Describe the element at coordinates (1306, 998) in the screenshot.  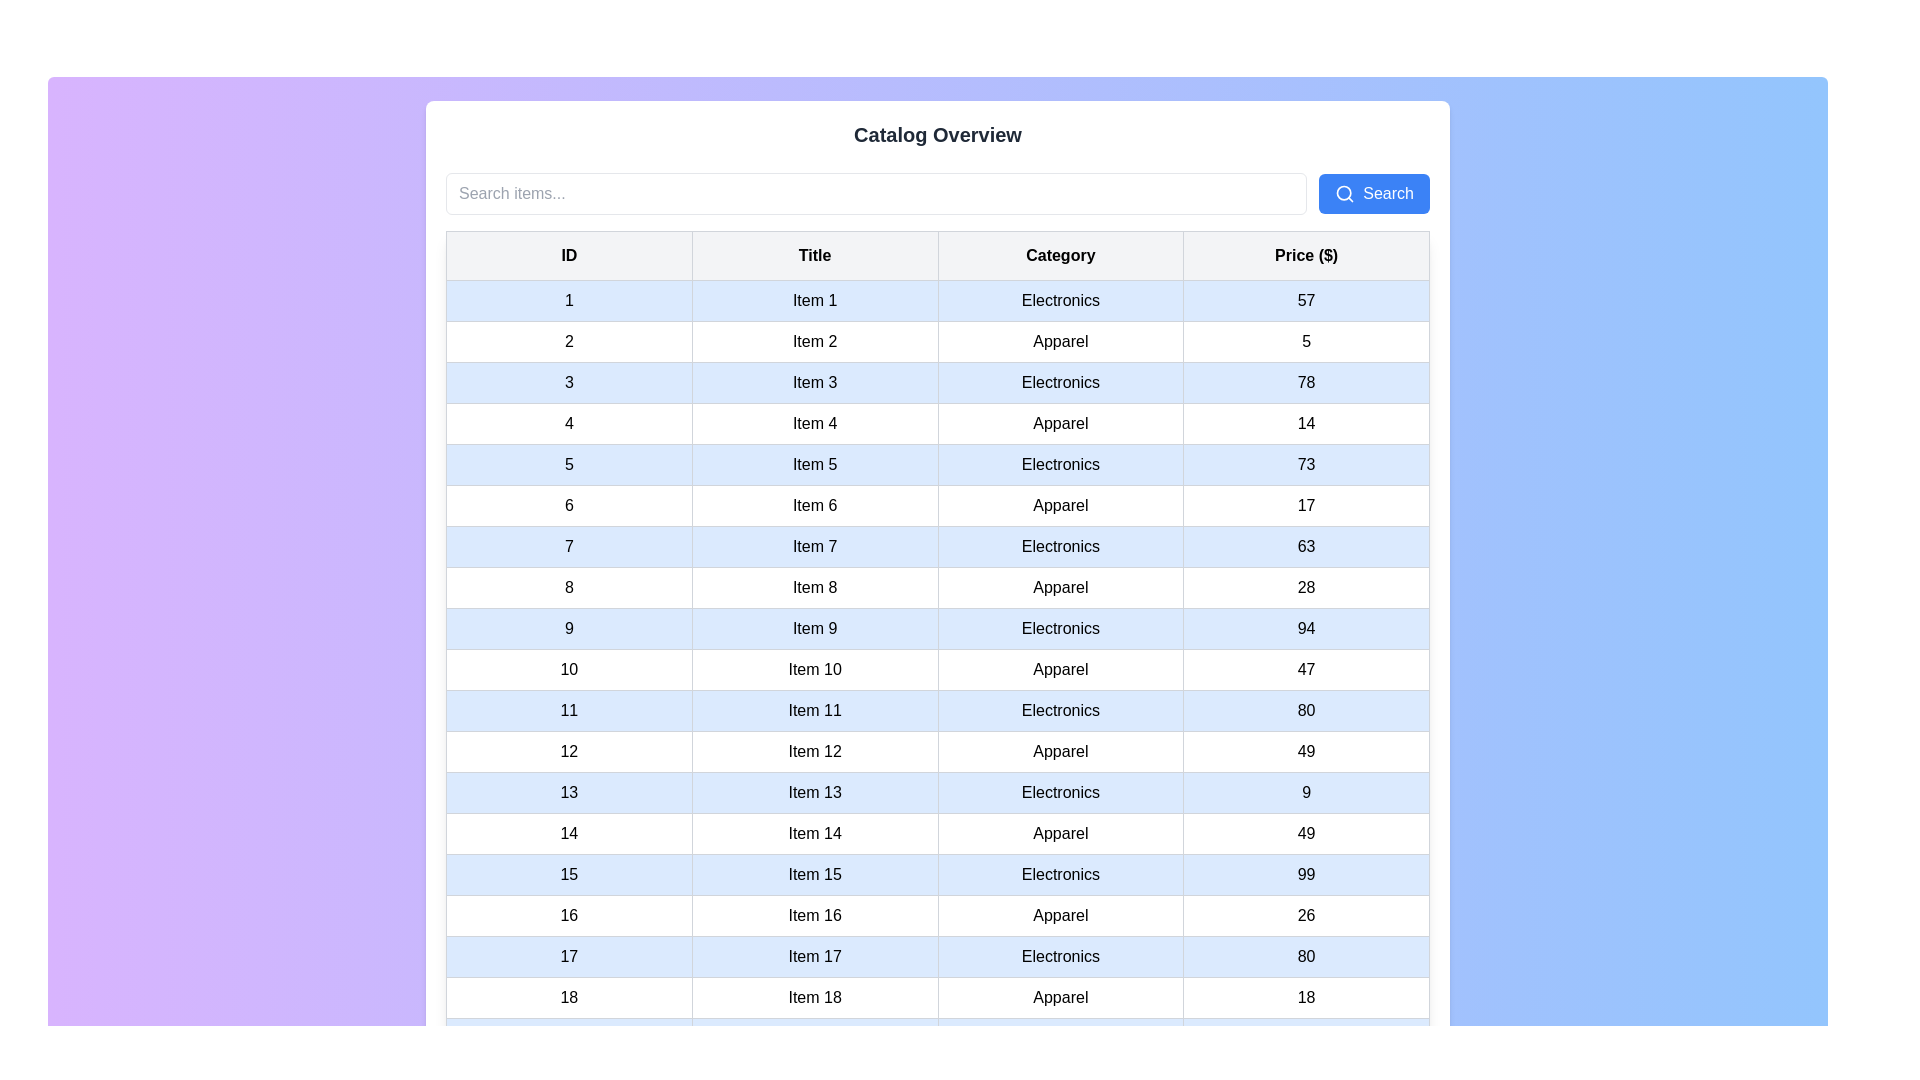
I see `price value of '18' in the Text Cell located in the 'Price ($)' column of the table for 'Item 18' in the 'Apparel' category` at that location.